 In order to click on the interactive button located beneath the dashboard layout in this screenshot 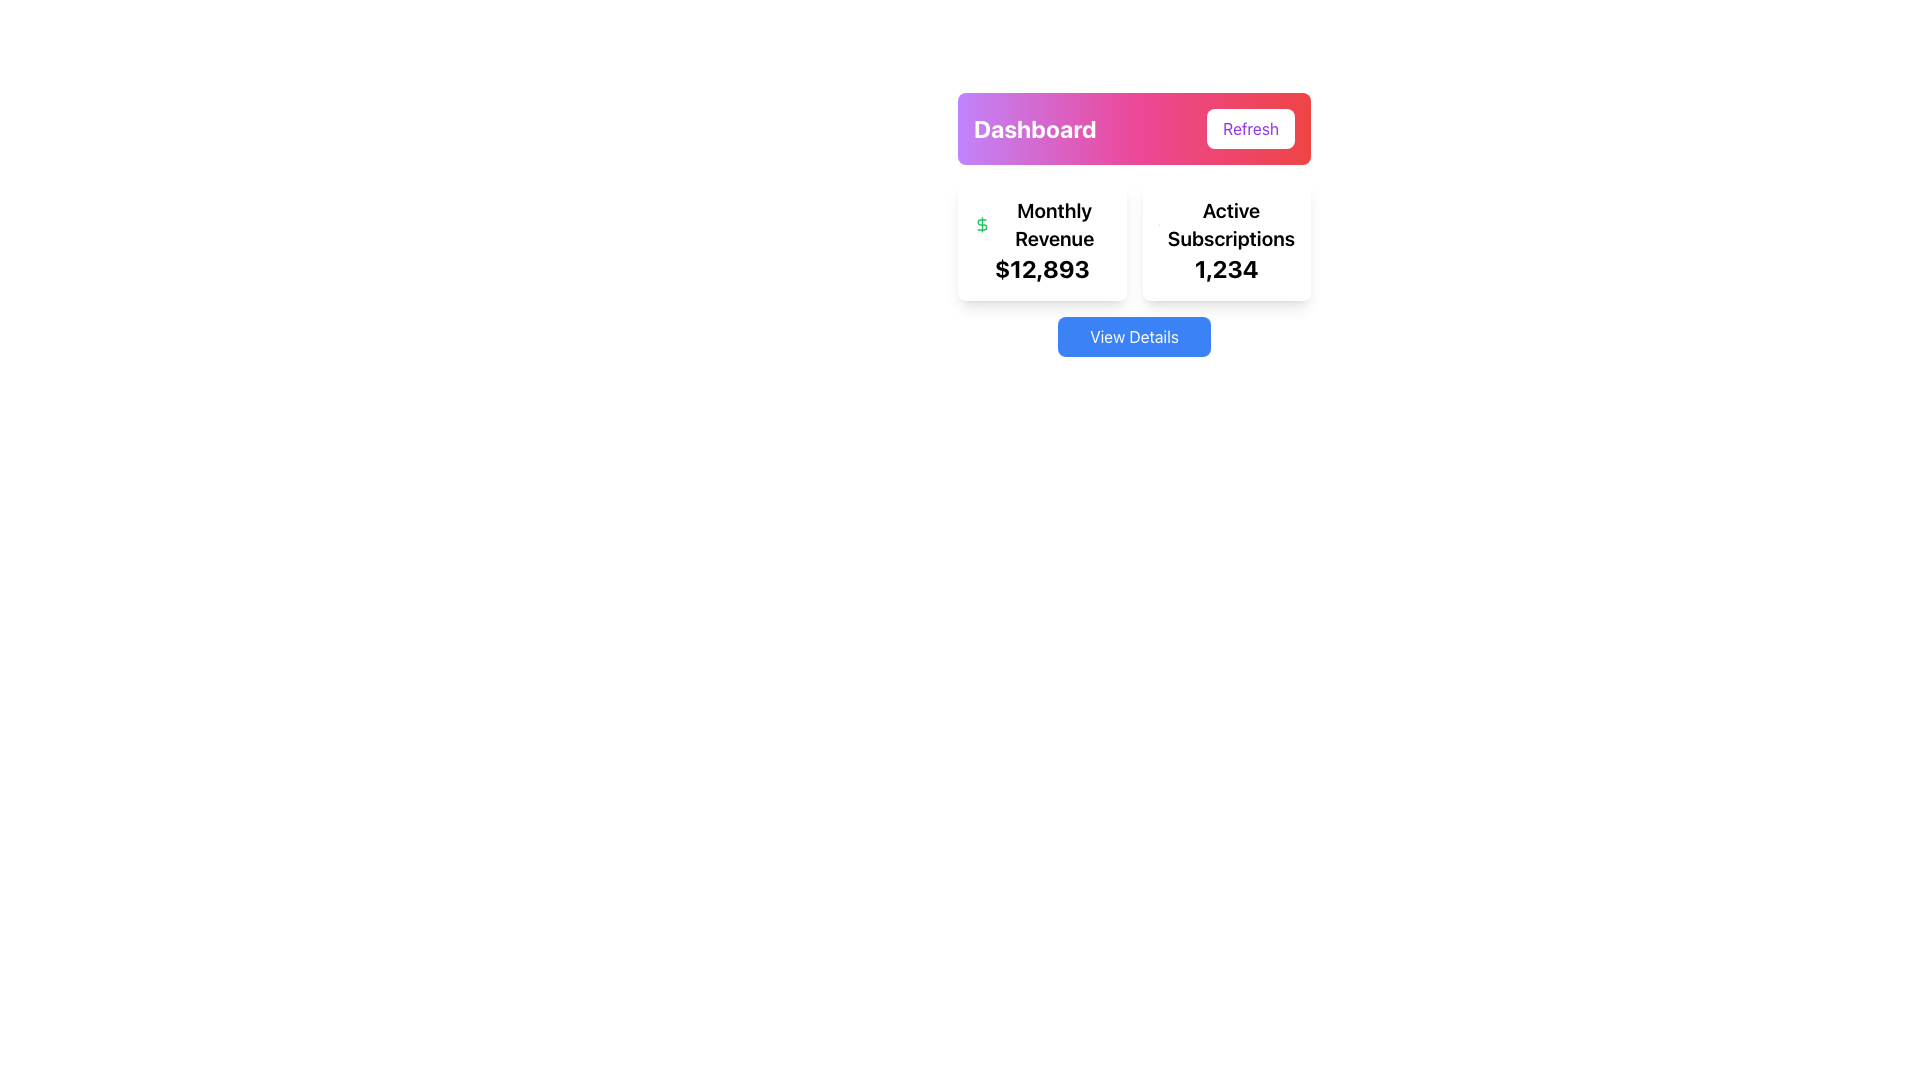, I will do `click(1133, 335)`.